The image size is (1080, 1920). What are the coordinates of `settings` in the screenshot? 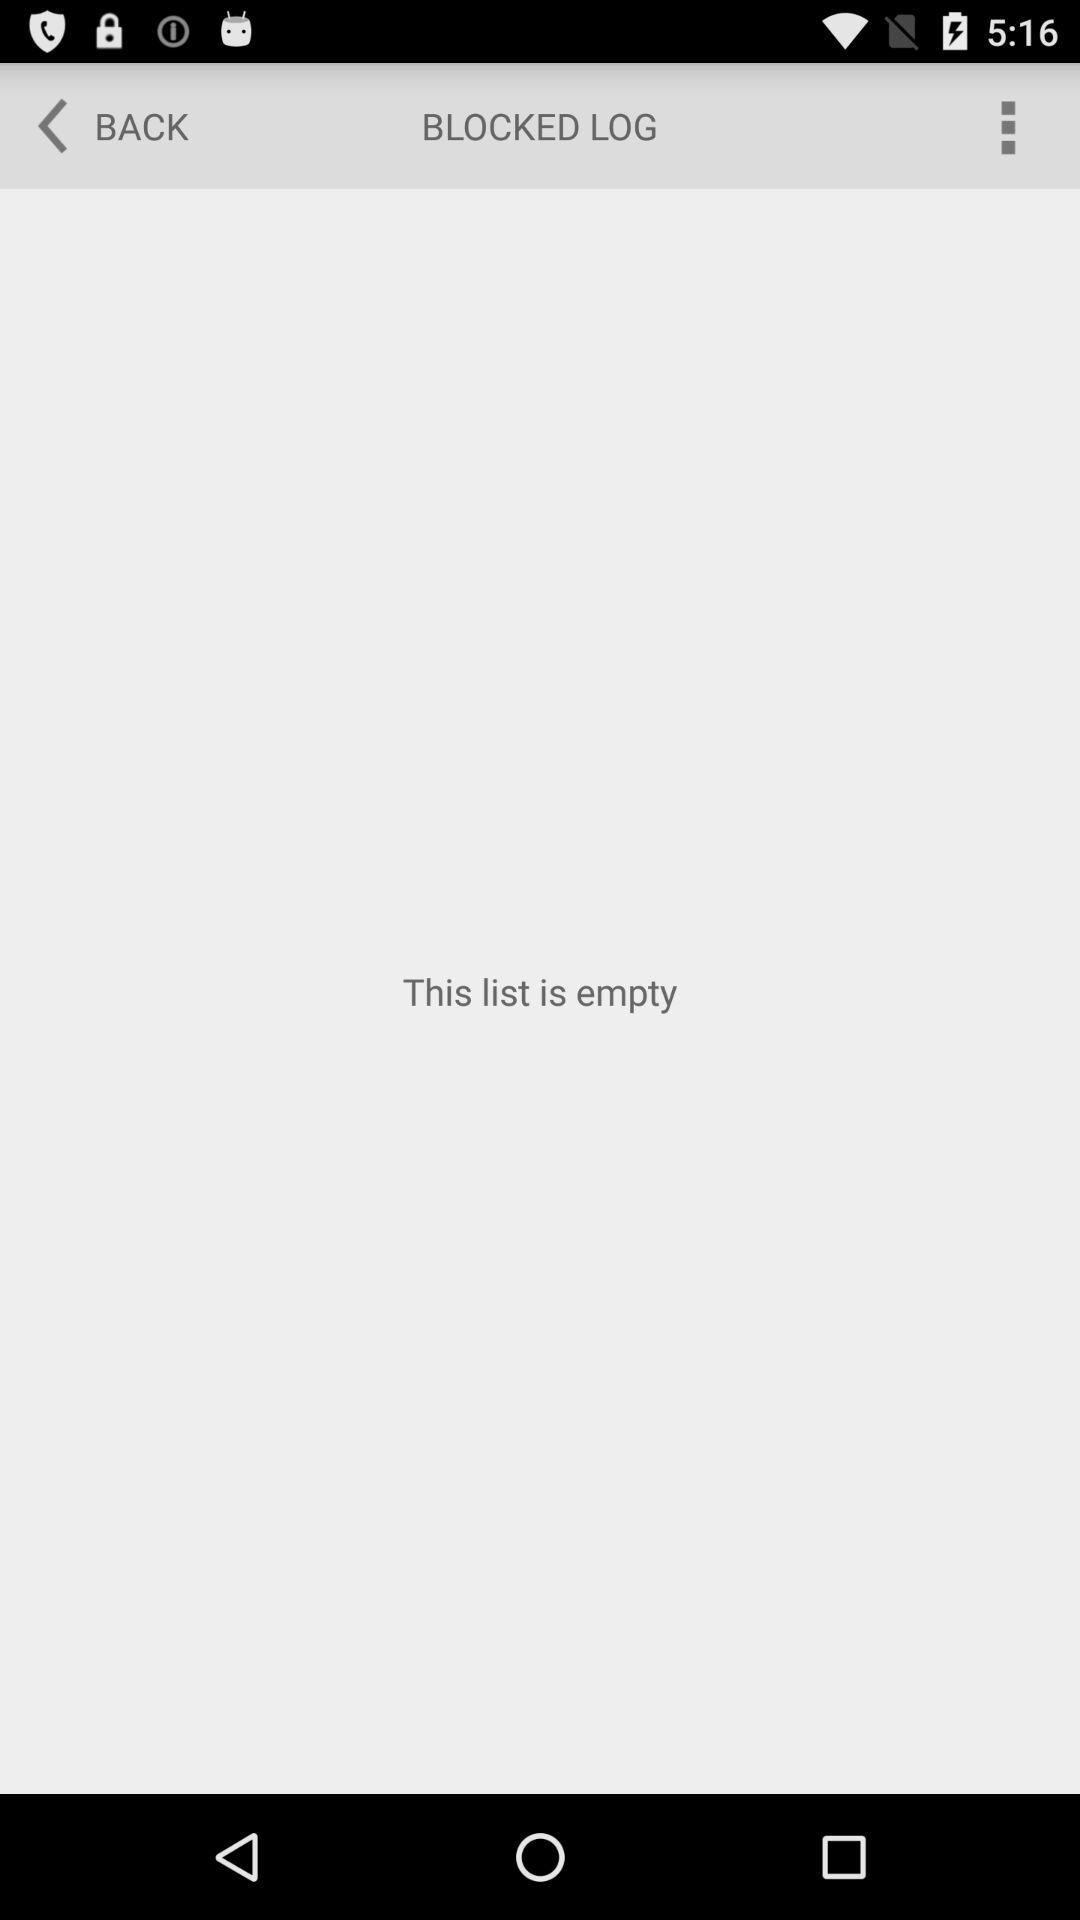 It's located at (1006, 124).